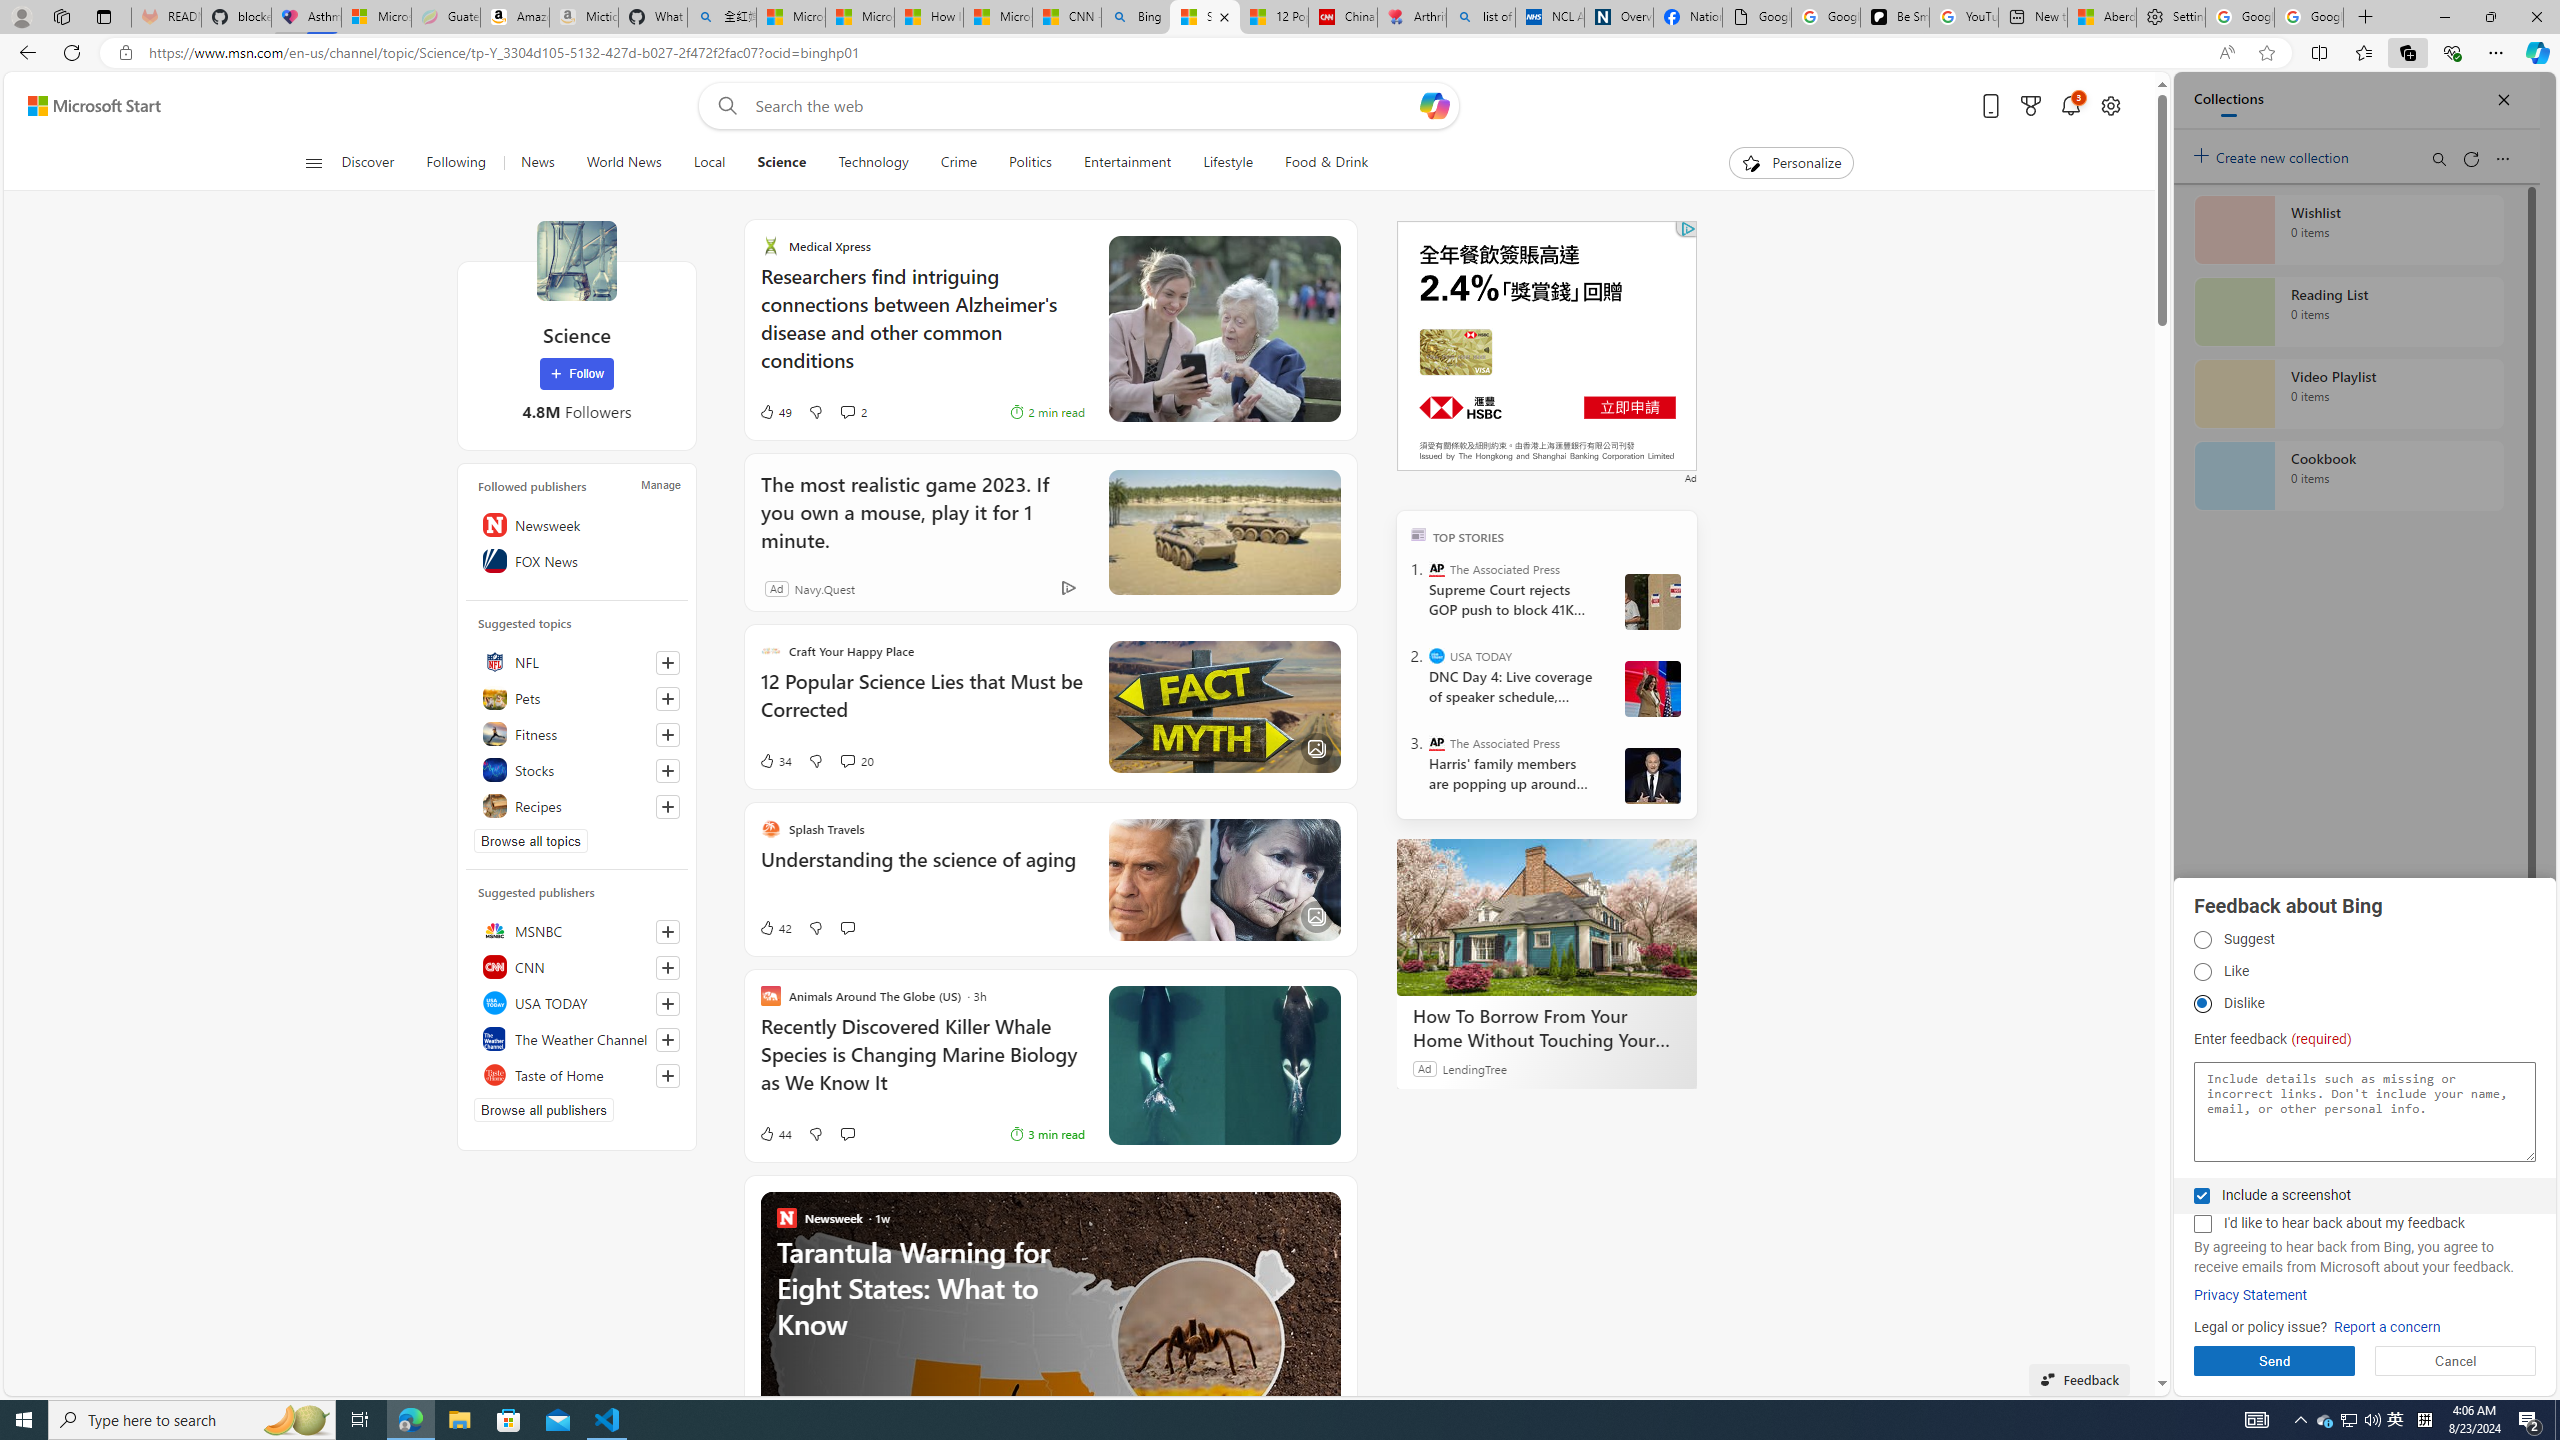 The width and height of the screenshot is (2560, 1440). I want to click on 'Dislike Dislike', so click(2201, 1003).